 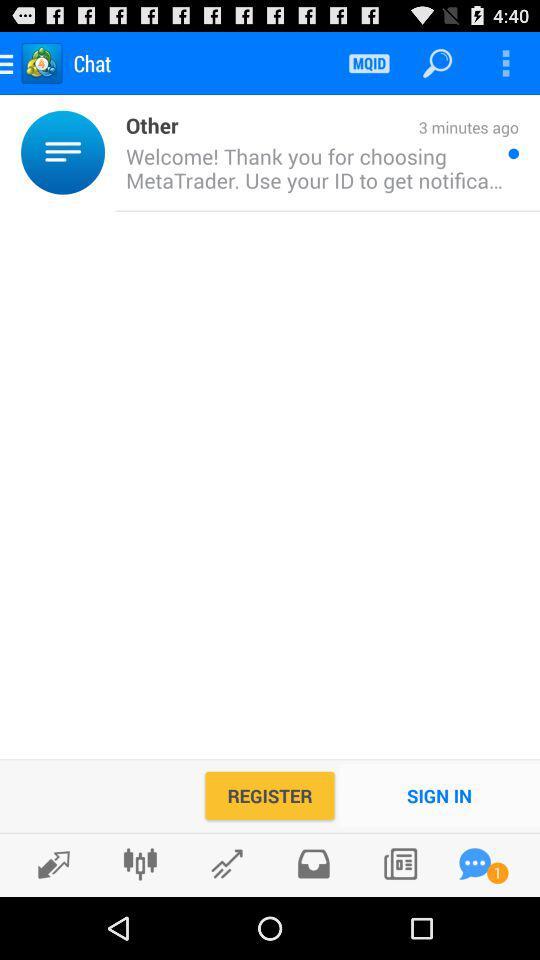 I want to click on inbox, so click(x=313, y=863).